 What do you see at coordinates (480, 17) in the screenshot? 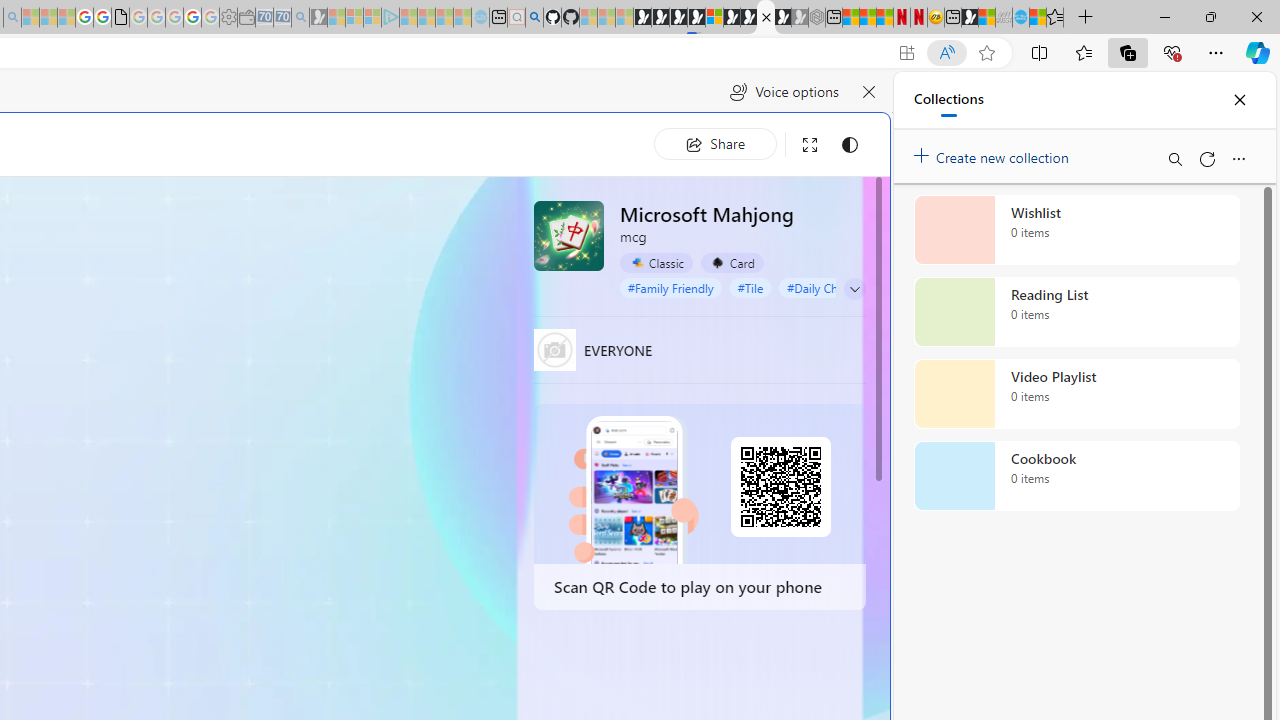
I see `'Home | Sky Blue Bikes - Sky Blue Bikes - Sleeping'` at bounding box center [480, 17].